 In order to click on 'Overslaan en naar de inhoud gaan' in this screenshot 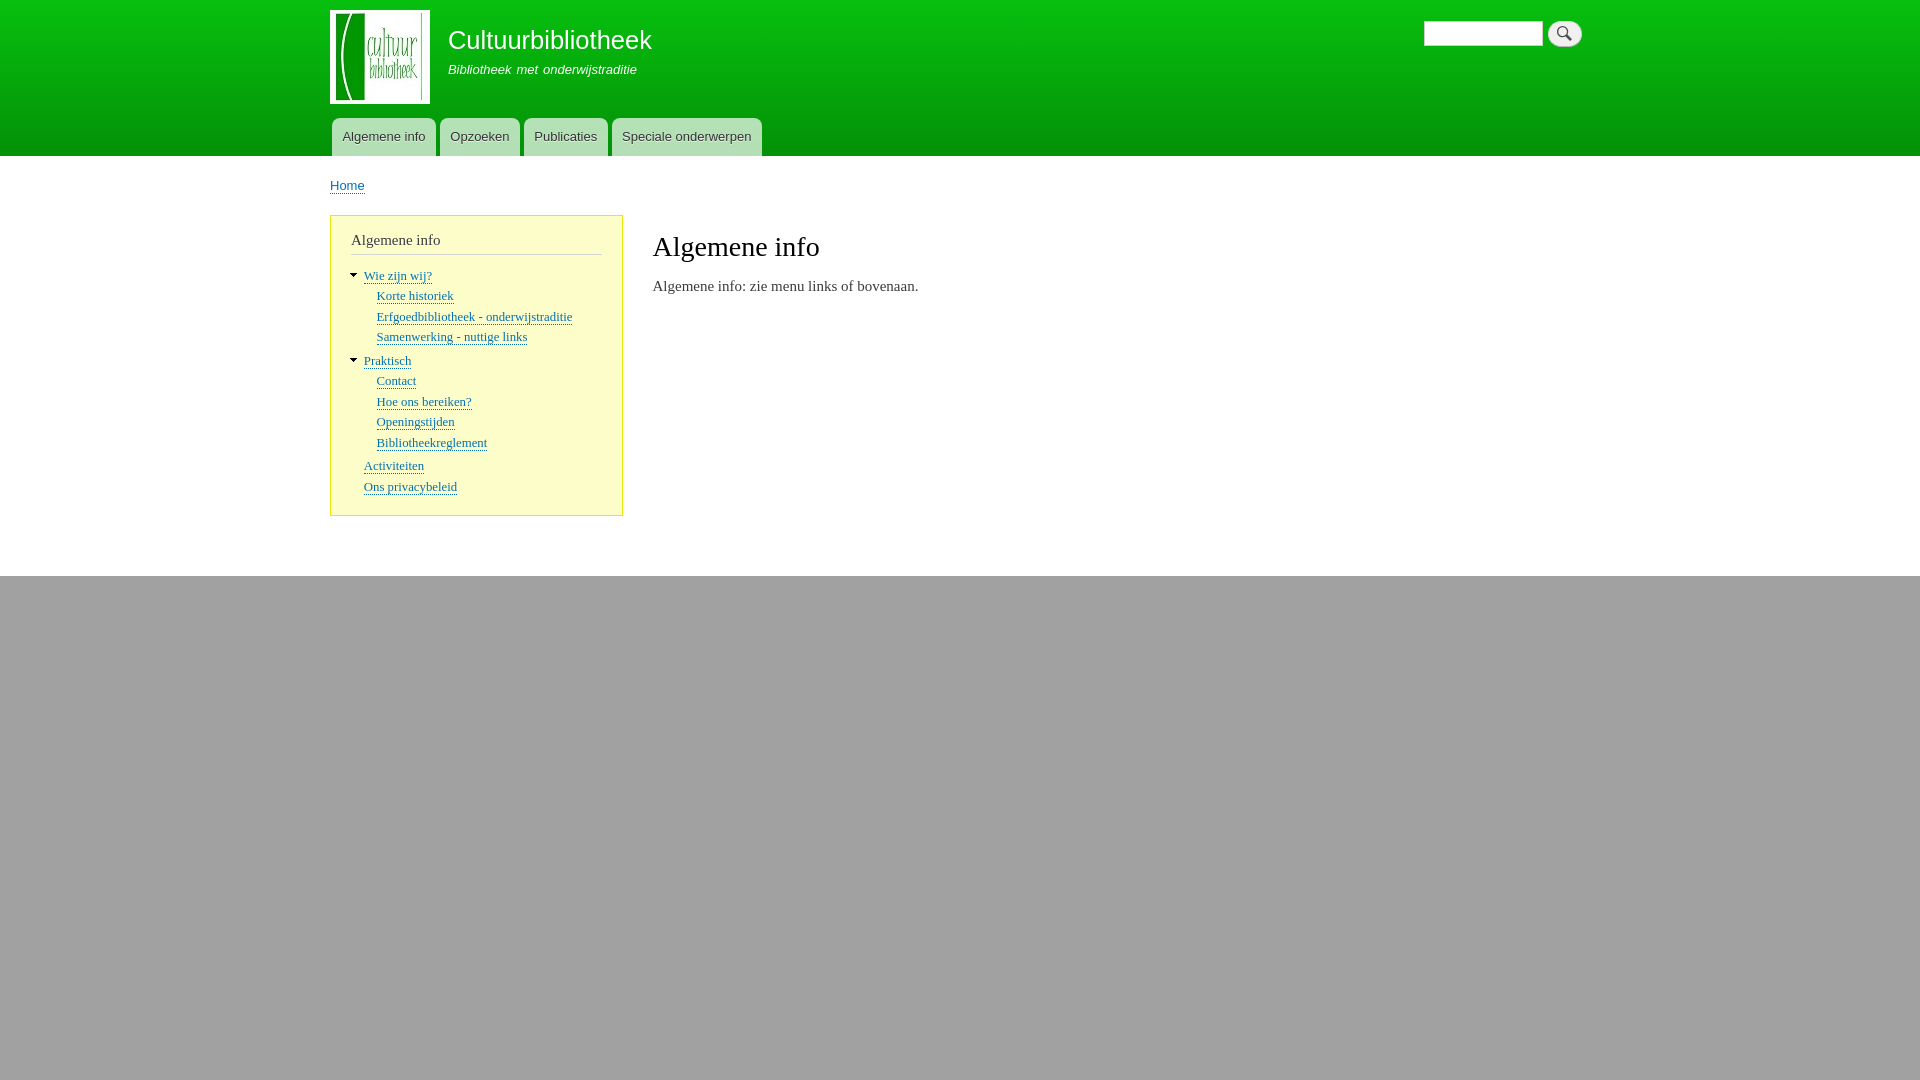, I will do `click(949, 2)`.